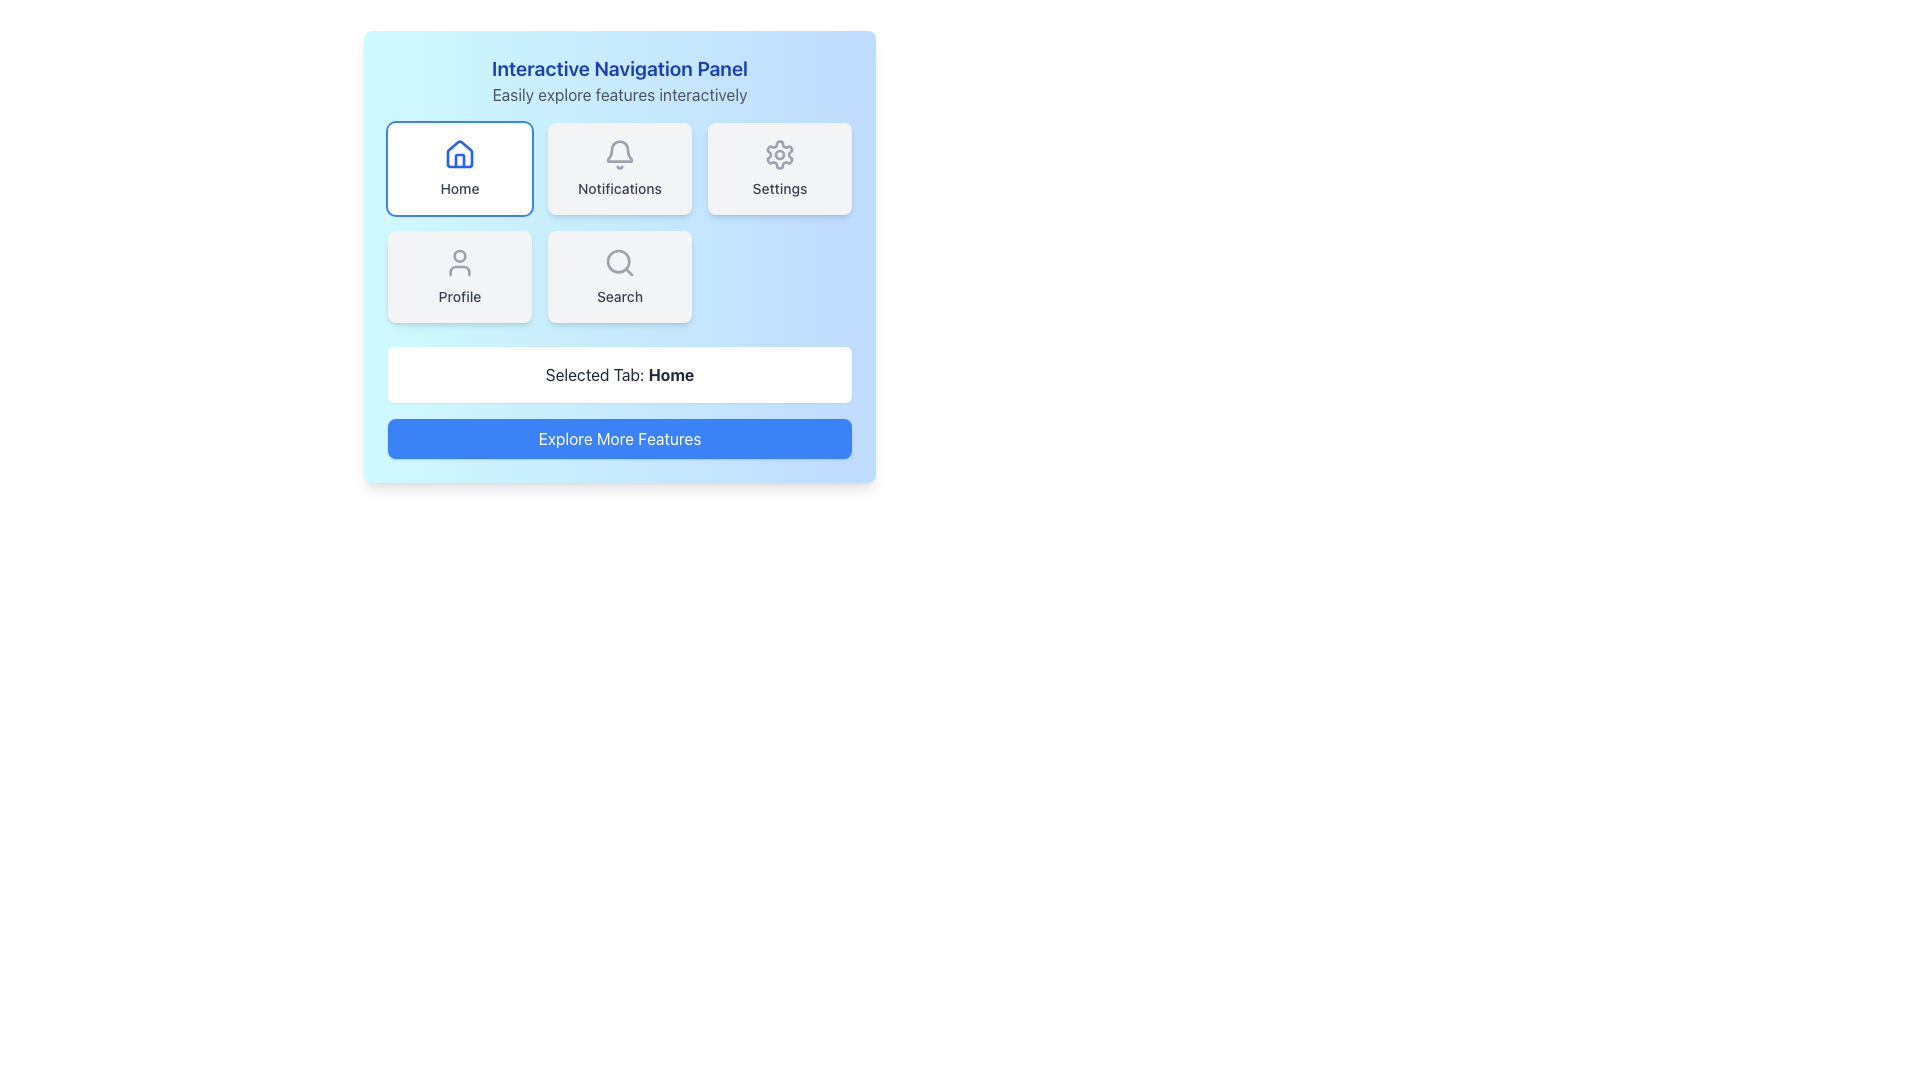 The image size is (1920, 1080). I want to click on the 'Settings' button, so click(778, 168).